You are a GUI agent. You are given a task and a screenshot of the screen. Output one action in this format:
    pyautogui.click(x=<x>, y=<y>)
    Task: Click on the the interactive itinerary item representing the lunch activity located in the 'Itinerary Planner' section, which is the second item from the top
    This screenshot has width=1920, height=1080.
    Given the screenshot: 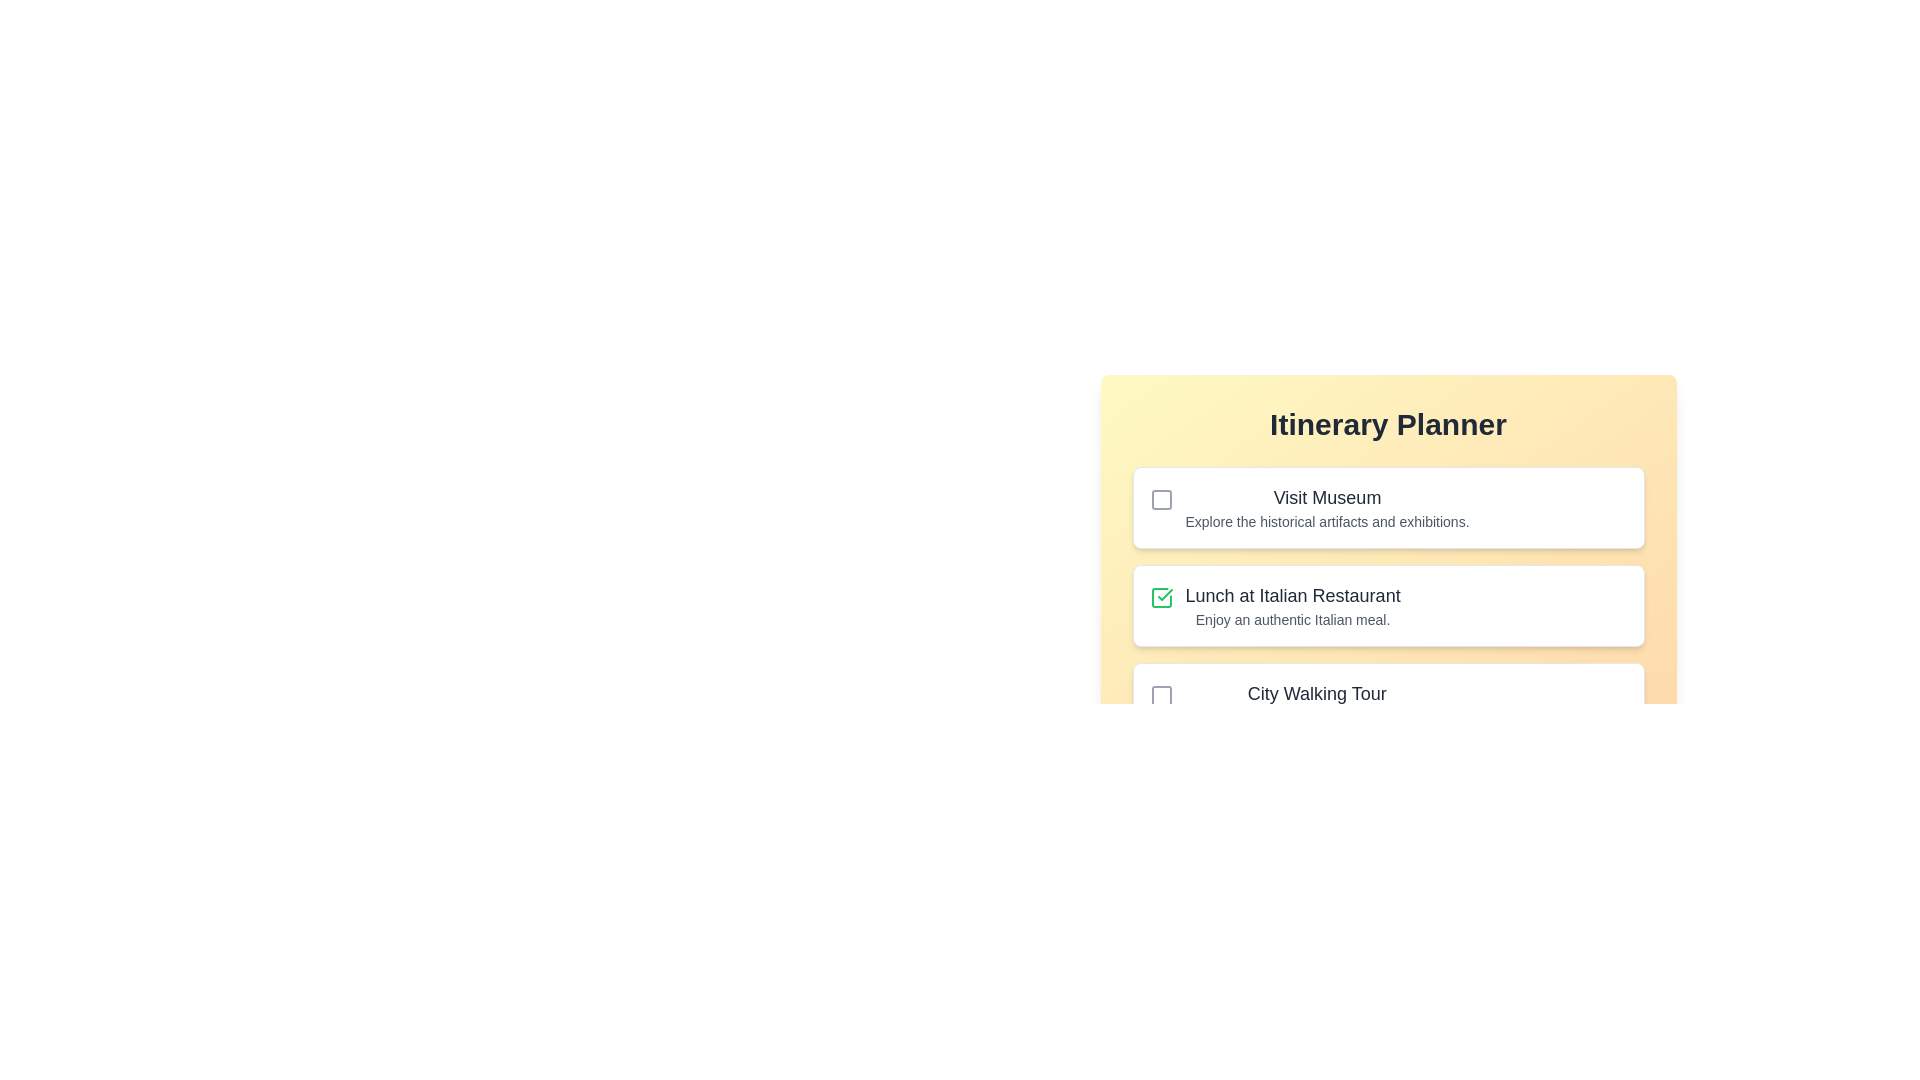 What is the action you would take?
    pyautogui.click(x=1387, y=604)
    